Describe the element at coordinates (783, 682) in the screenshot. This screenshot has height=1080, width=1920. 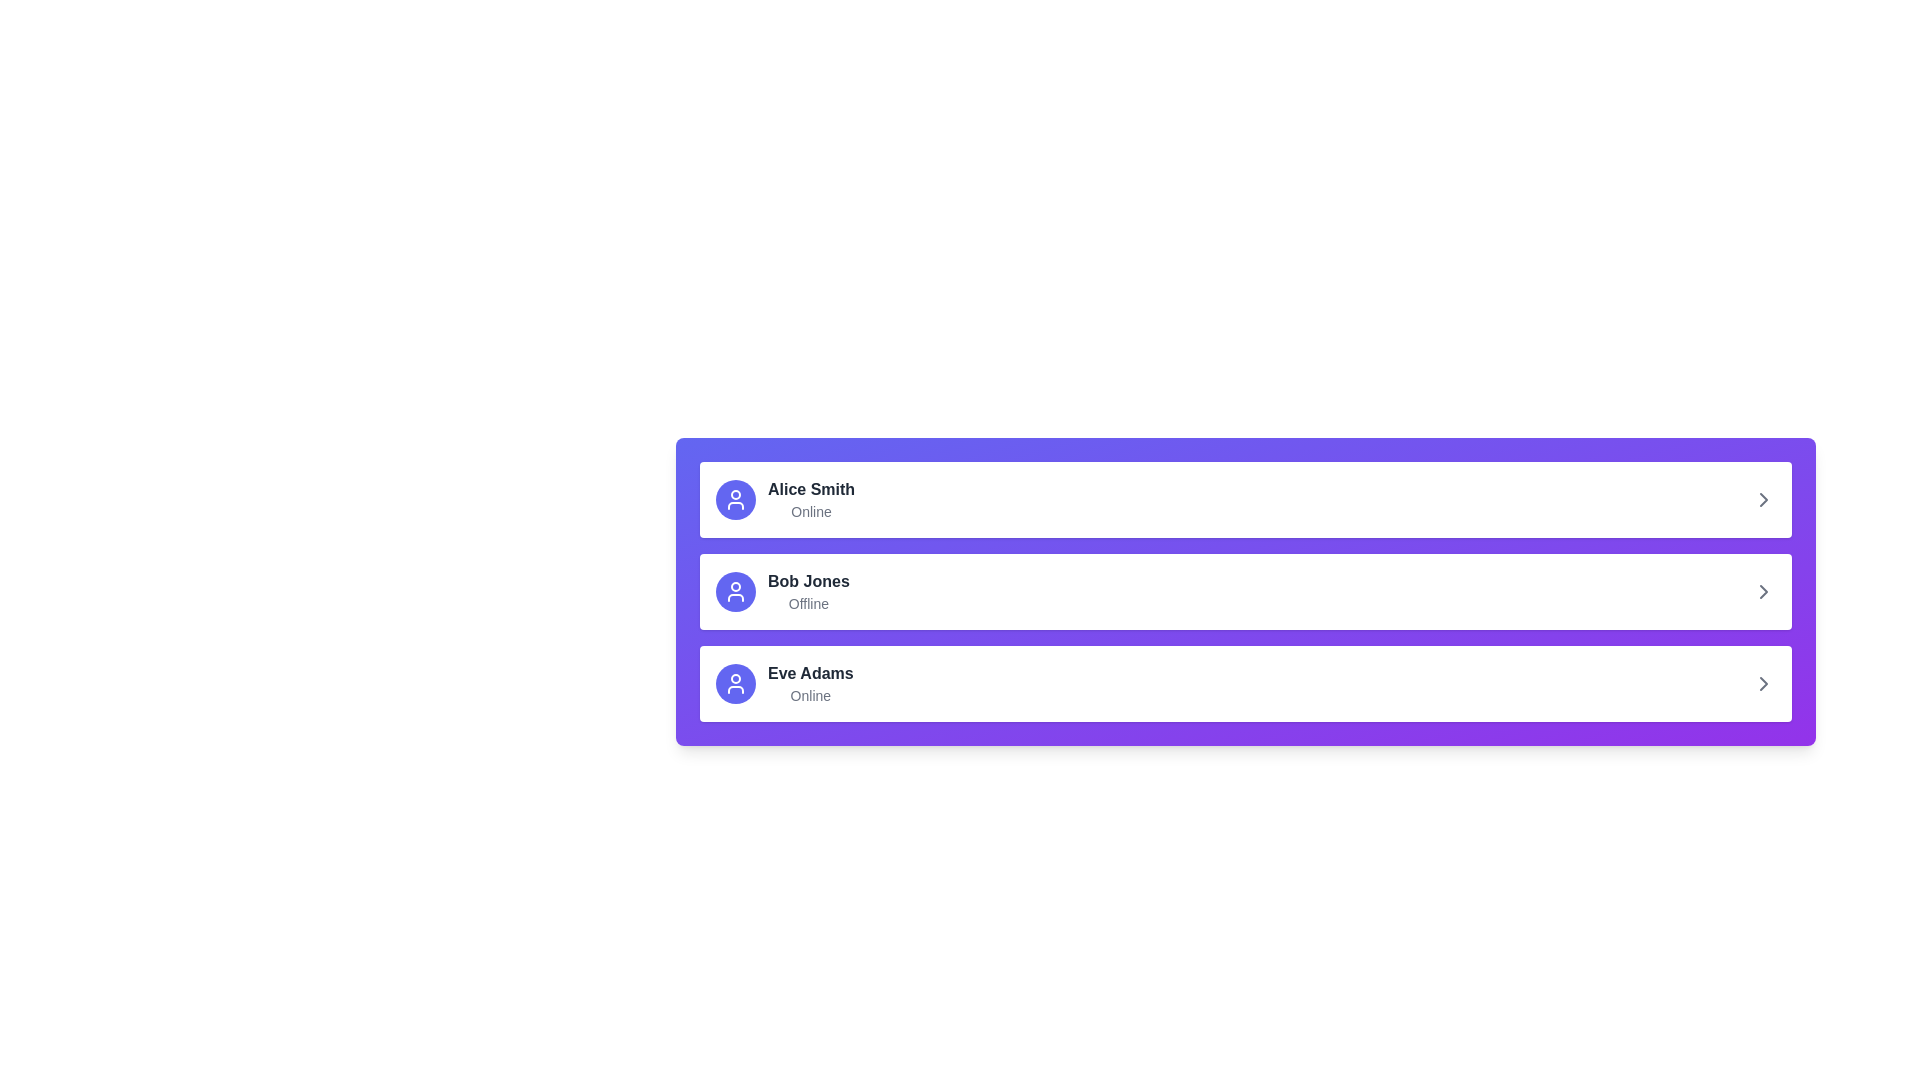
I see `the third Profile list item in the vertical list` at that location.